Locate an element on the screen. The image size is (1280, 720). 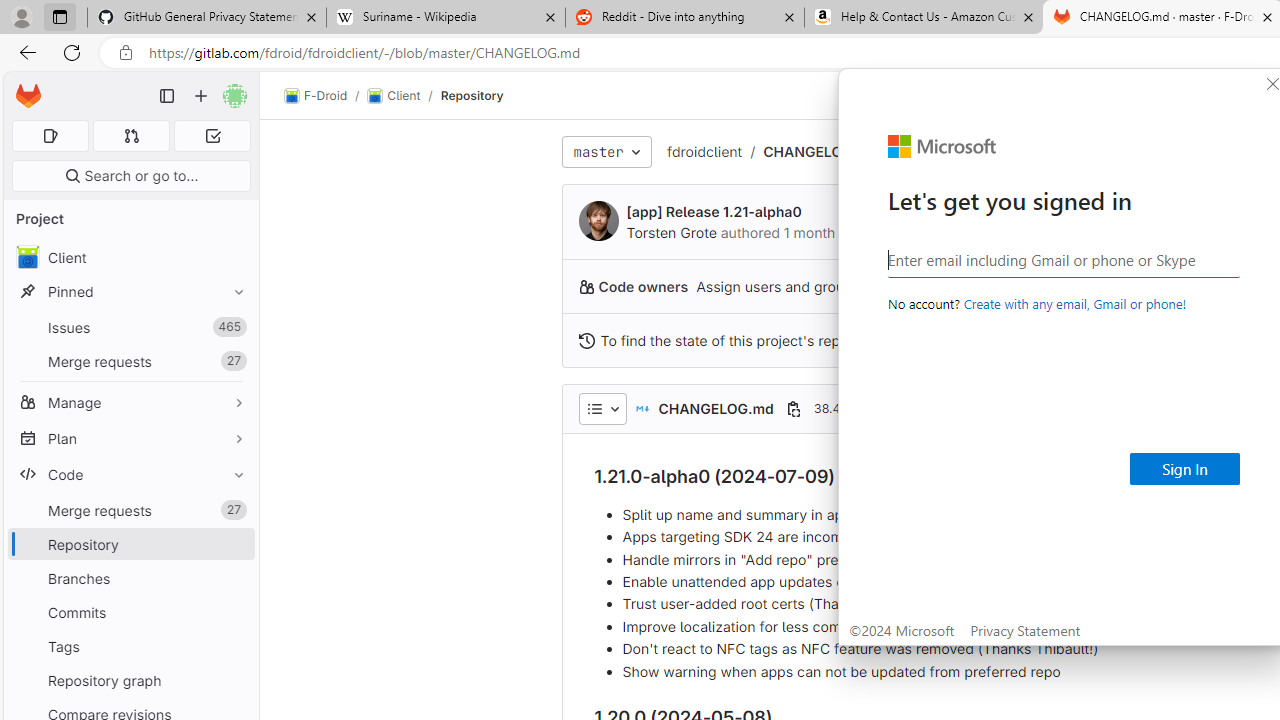
'avatar Client' is located at coordinates (130, 256).